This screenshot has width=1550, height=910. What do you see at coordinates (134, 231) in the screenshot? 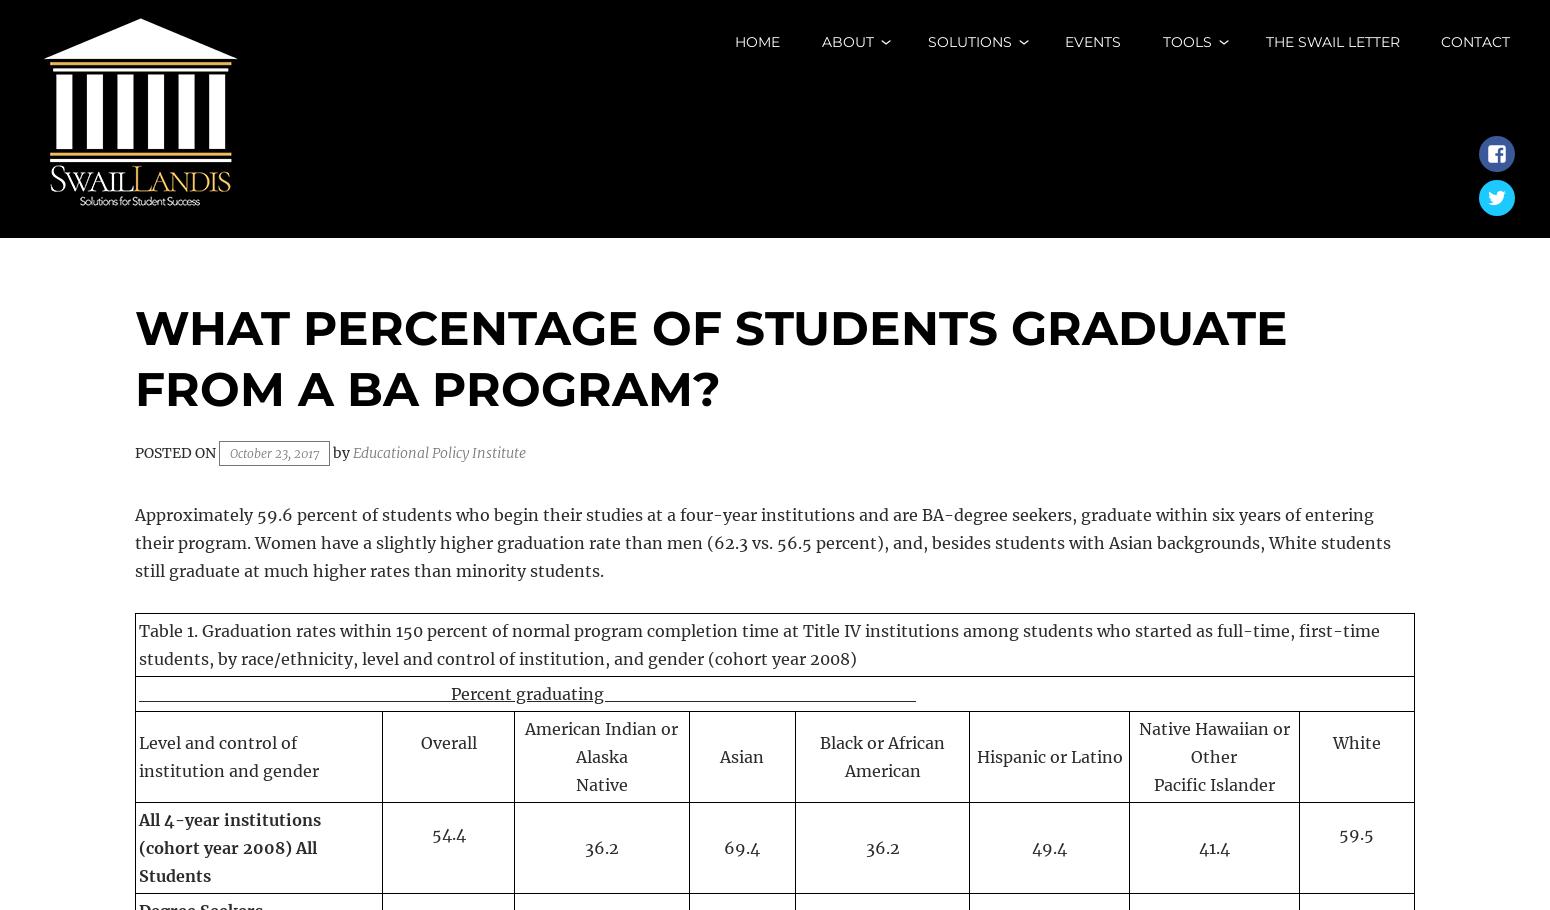
I see `'Solutions for Student Success'` at bounding box center [134, 231].